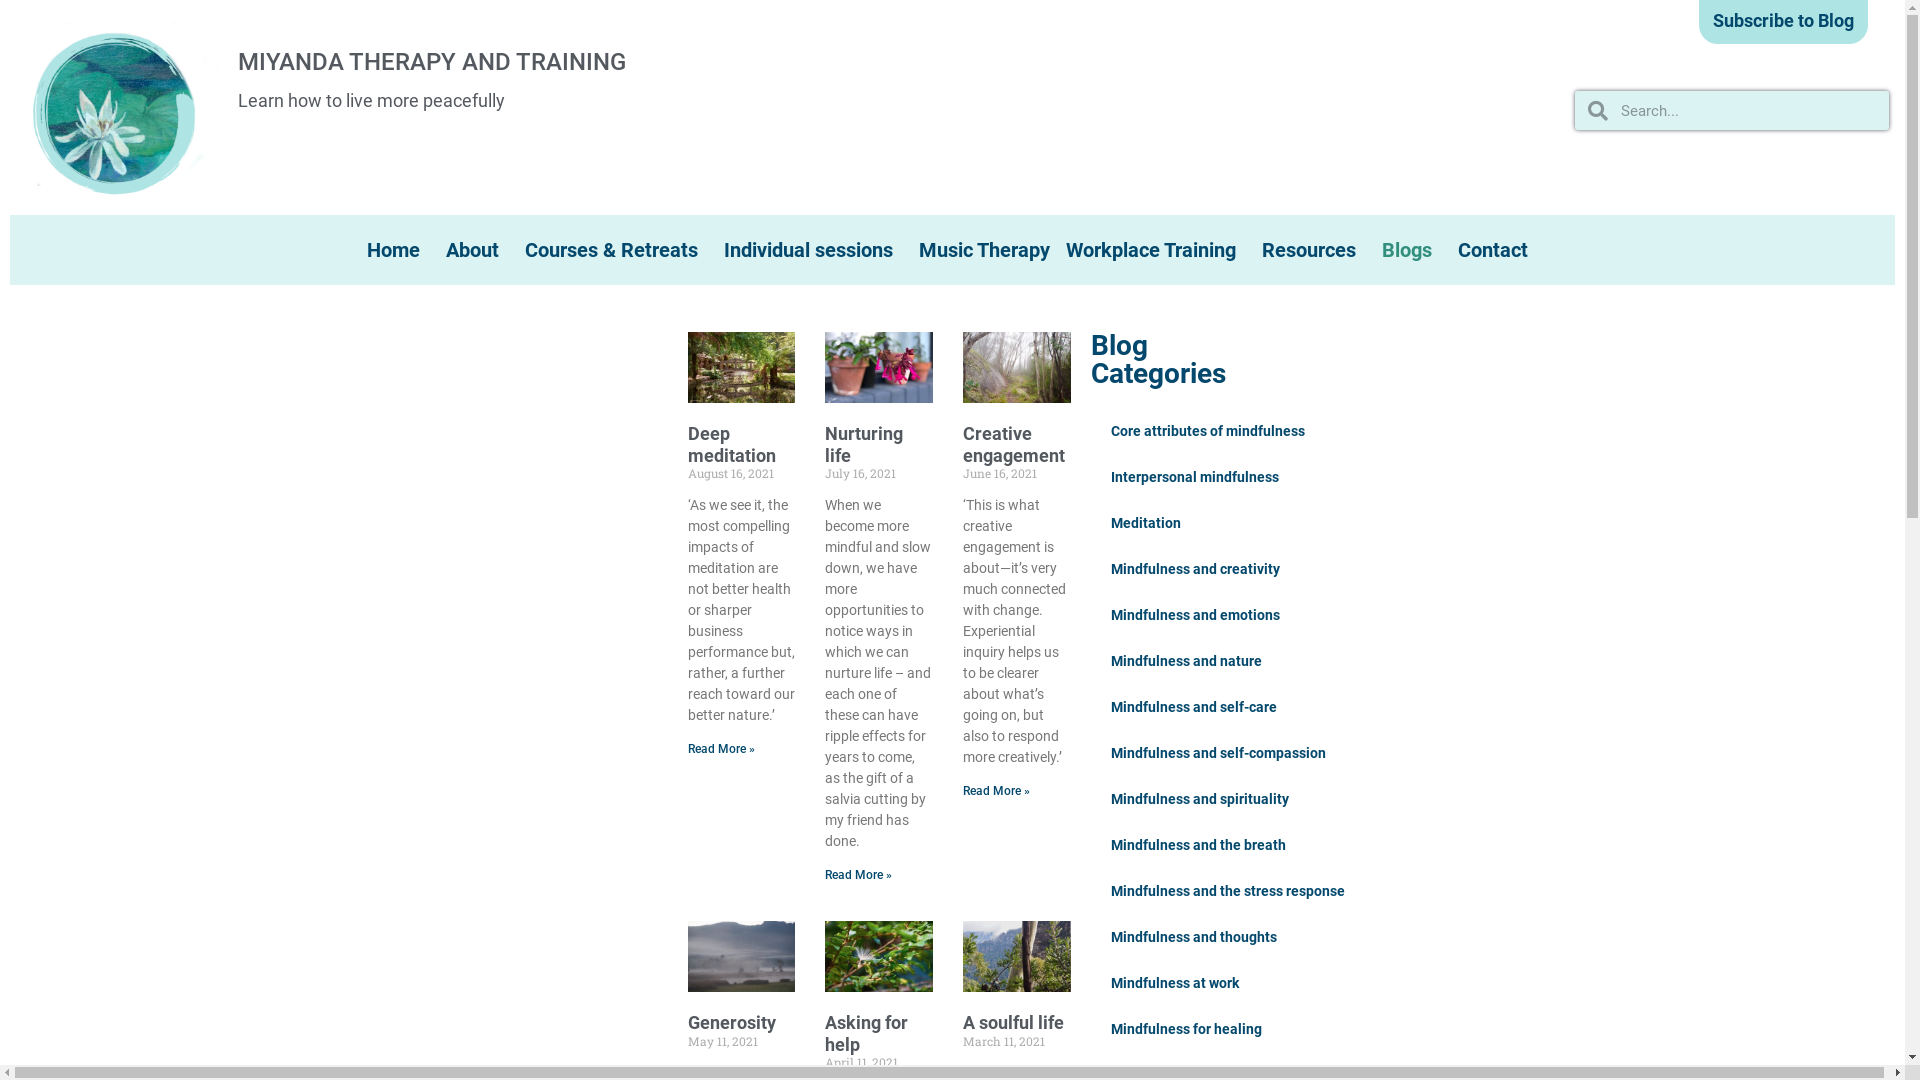  I want to click on 'Contact', so click(1497, 249).